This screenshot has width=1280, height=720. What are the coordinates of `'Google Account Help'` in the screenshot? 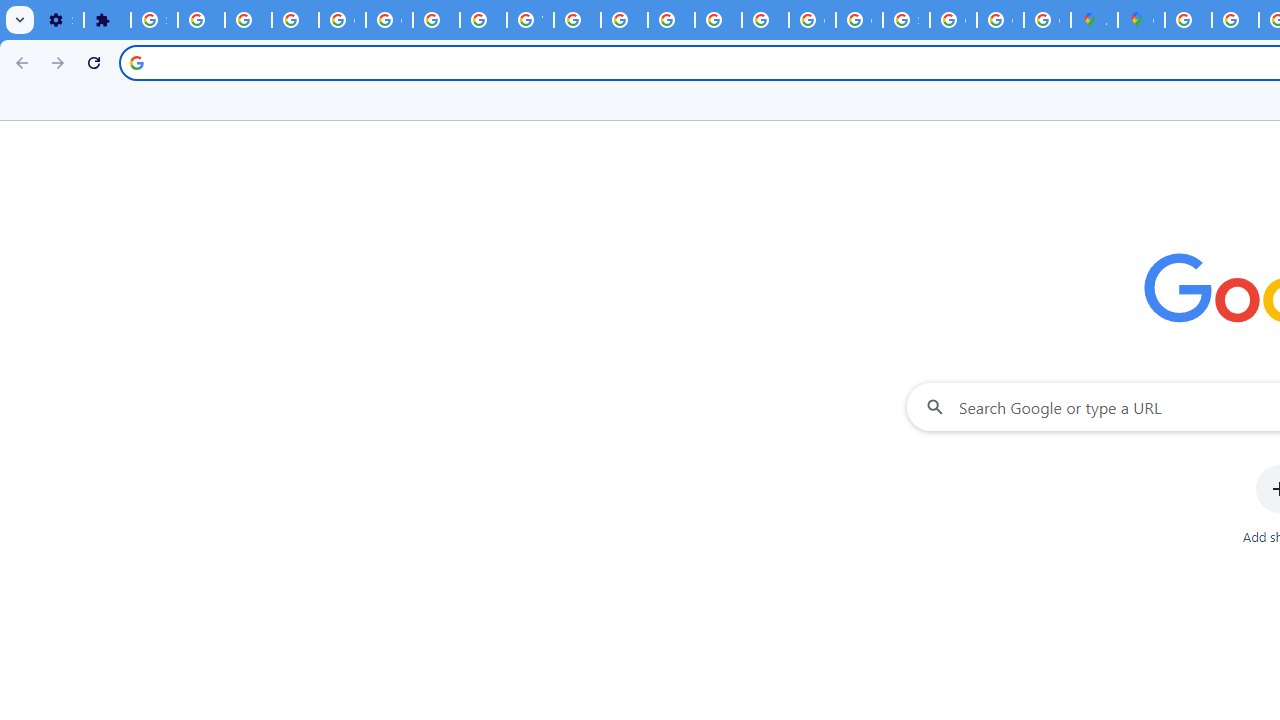 It's located at (342, 20).